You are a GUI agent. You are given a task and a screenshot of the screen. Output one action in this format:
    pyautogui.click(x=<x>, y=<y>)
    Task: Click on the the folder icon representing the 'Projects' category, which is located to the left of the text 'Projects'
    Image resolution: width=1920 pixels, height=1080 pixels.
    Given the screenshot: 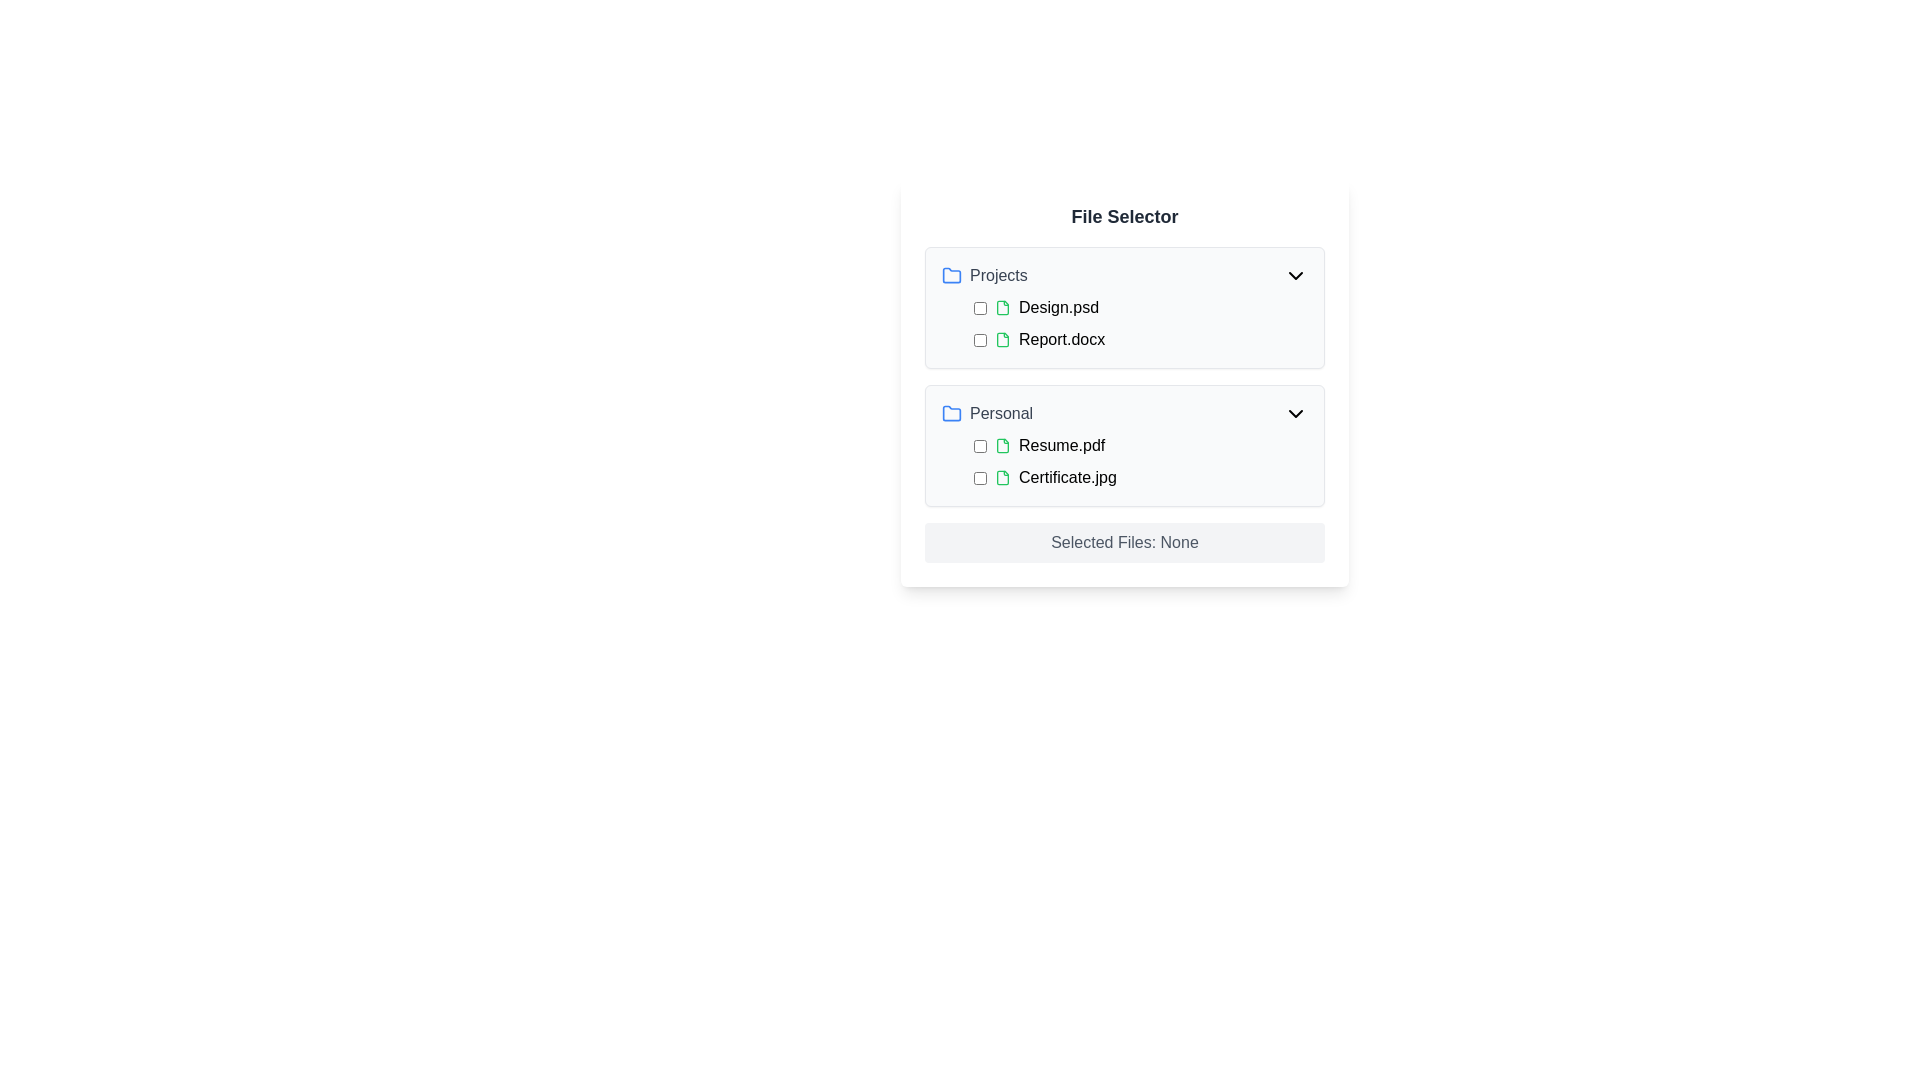 What is the action you would take?
    pyautogui.click(x=950, y=276)
    